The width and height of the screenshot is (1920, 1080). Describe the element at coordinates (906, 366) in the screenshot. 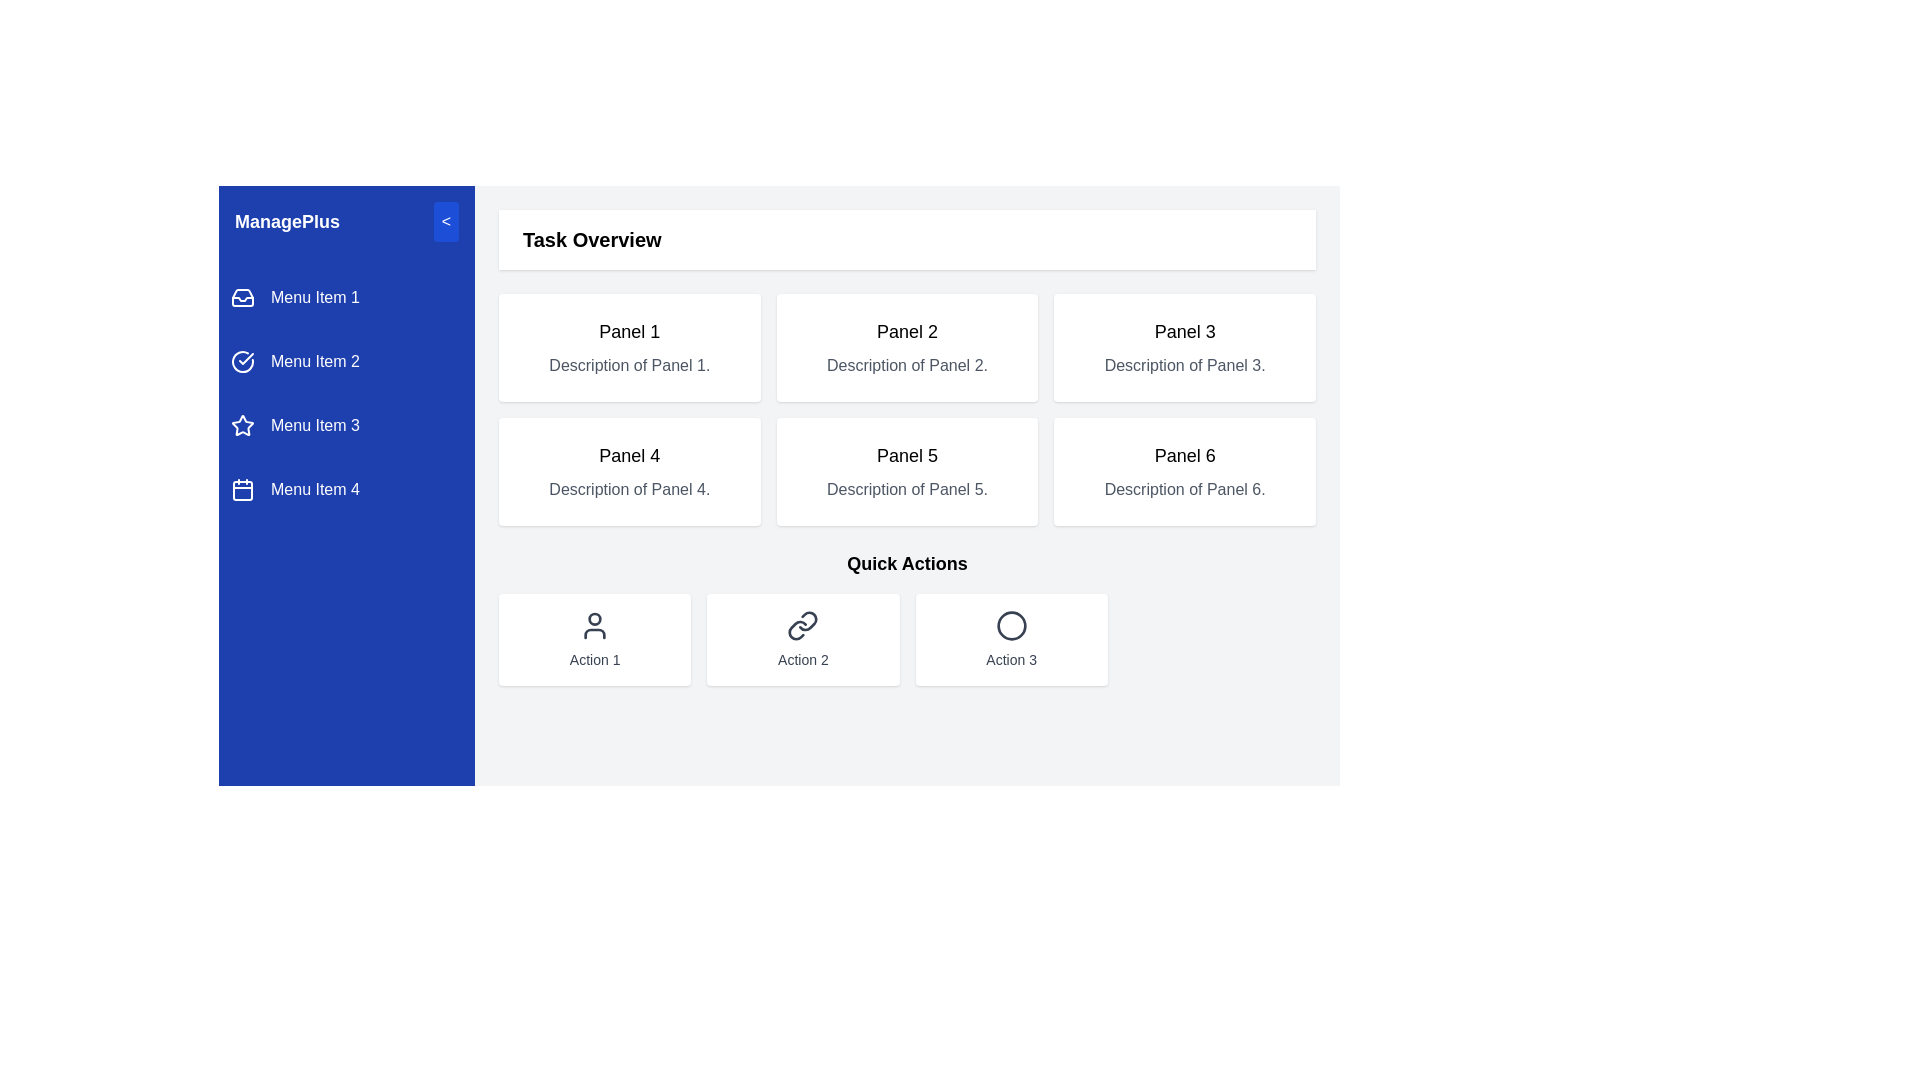

I see `the descriptive label providing additional information for the card titled 'Panel 2' located in the lower region of the card in the top row, second column of the grid layout` at that location.